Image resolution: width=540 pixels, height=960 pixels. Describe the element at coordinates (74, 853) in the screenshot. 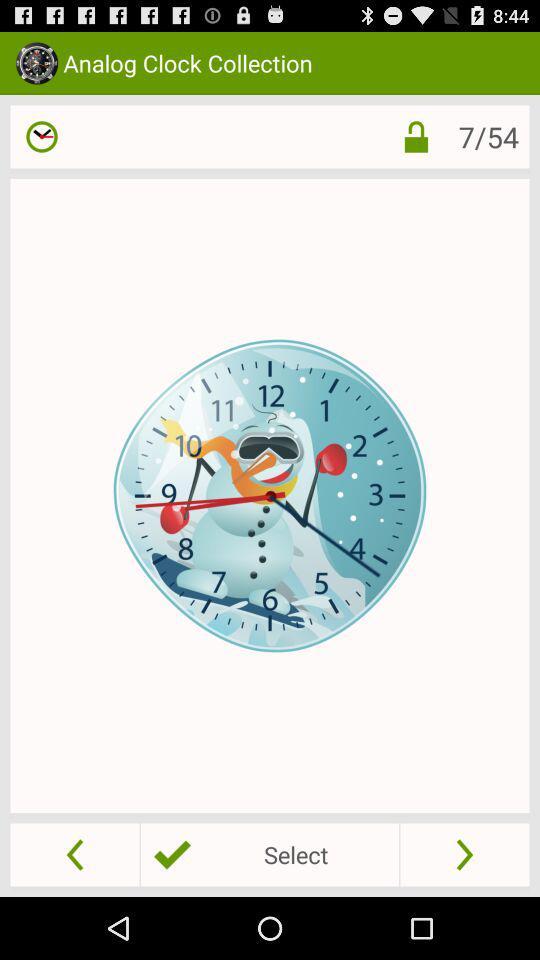

I see `go back` at that location.